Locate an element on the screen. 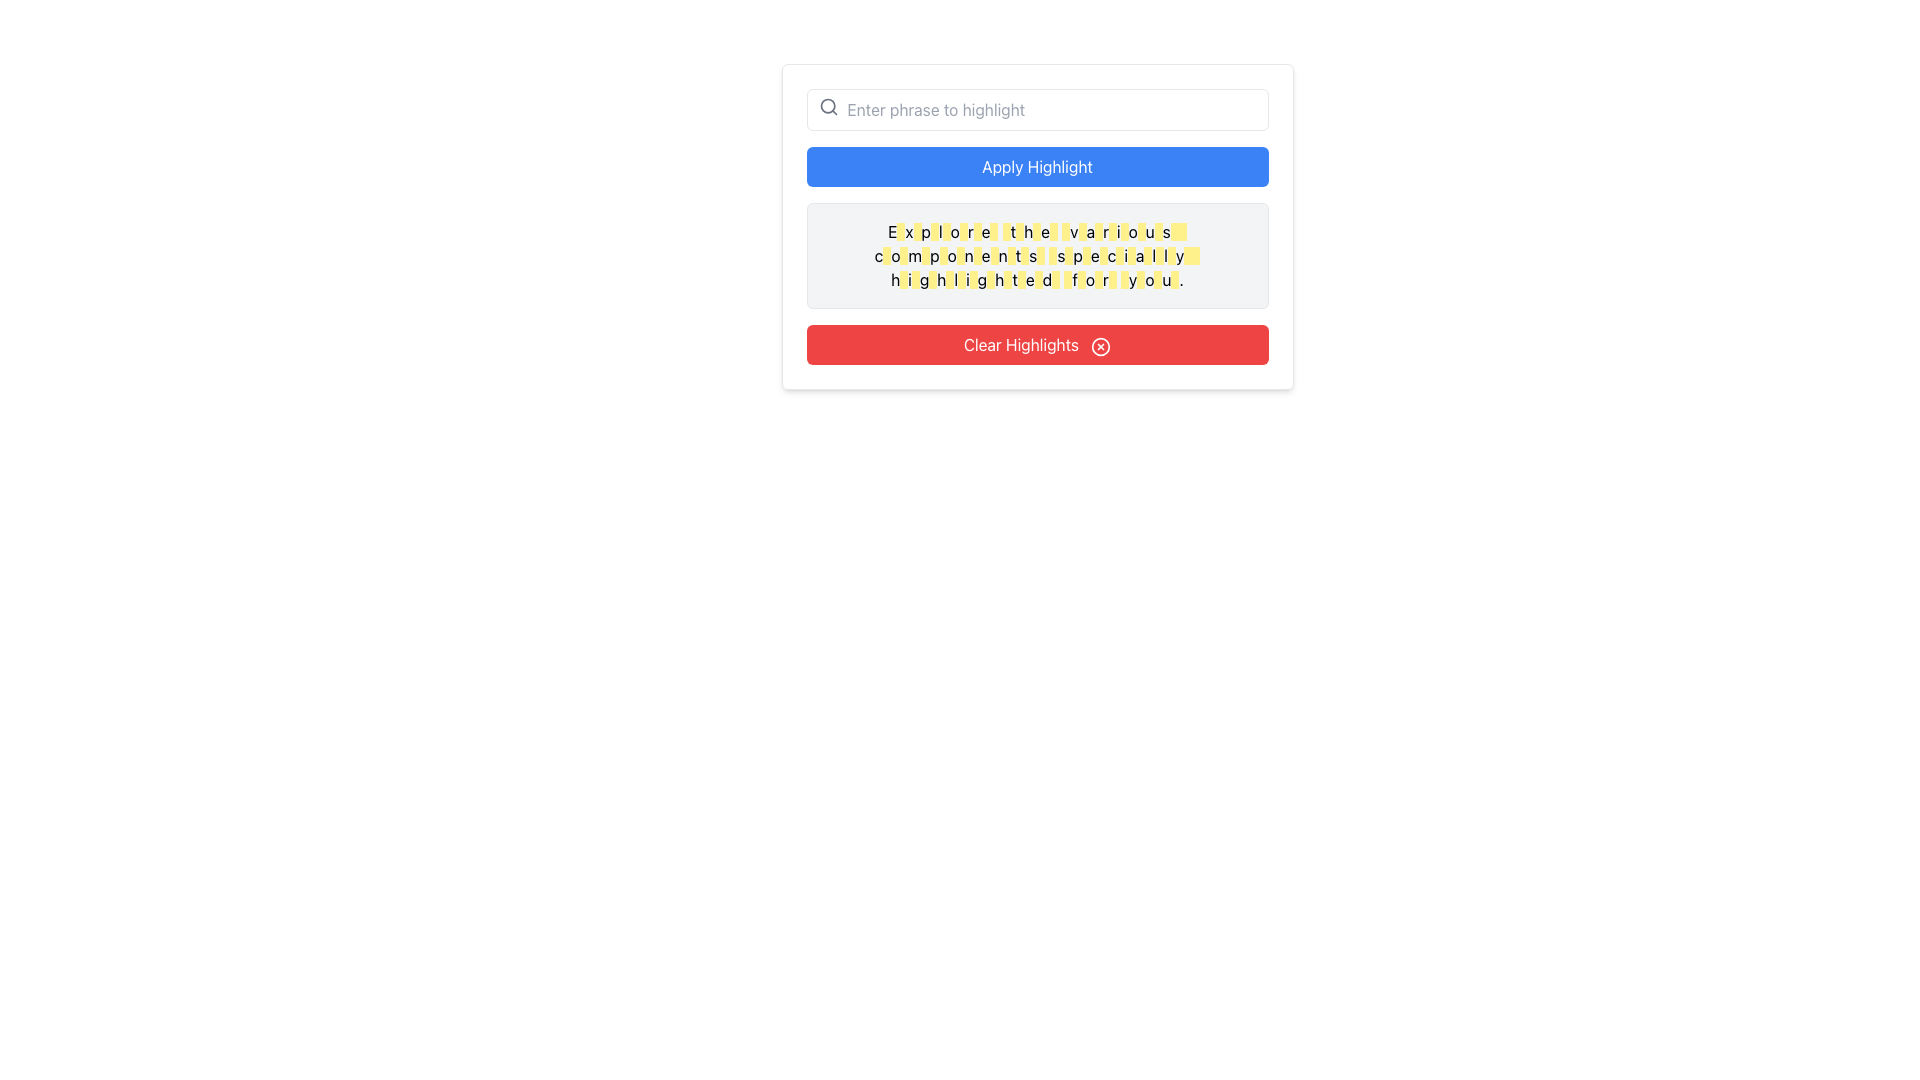 This screenshot has width=1920, height=1080. the 6th highlight marker in the second row of highlighted words, which has a yellow background and is positioned below the 'Apply Highlight' button is located at coordinates (977, 254).